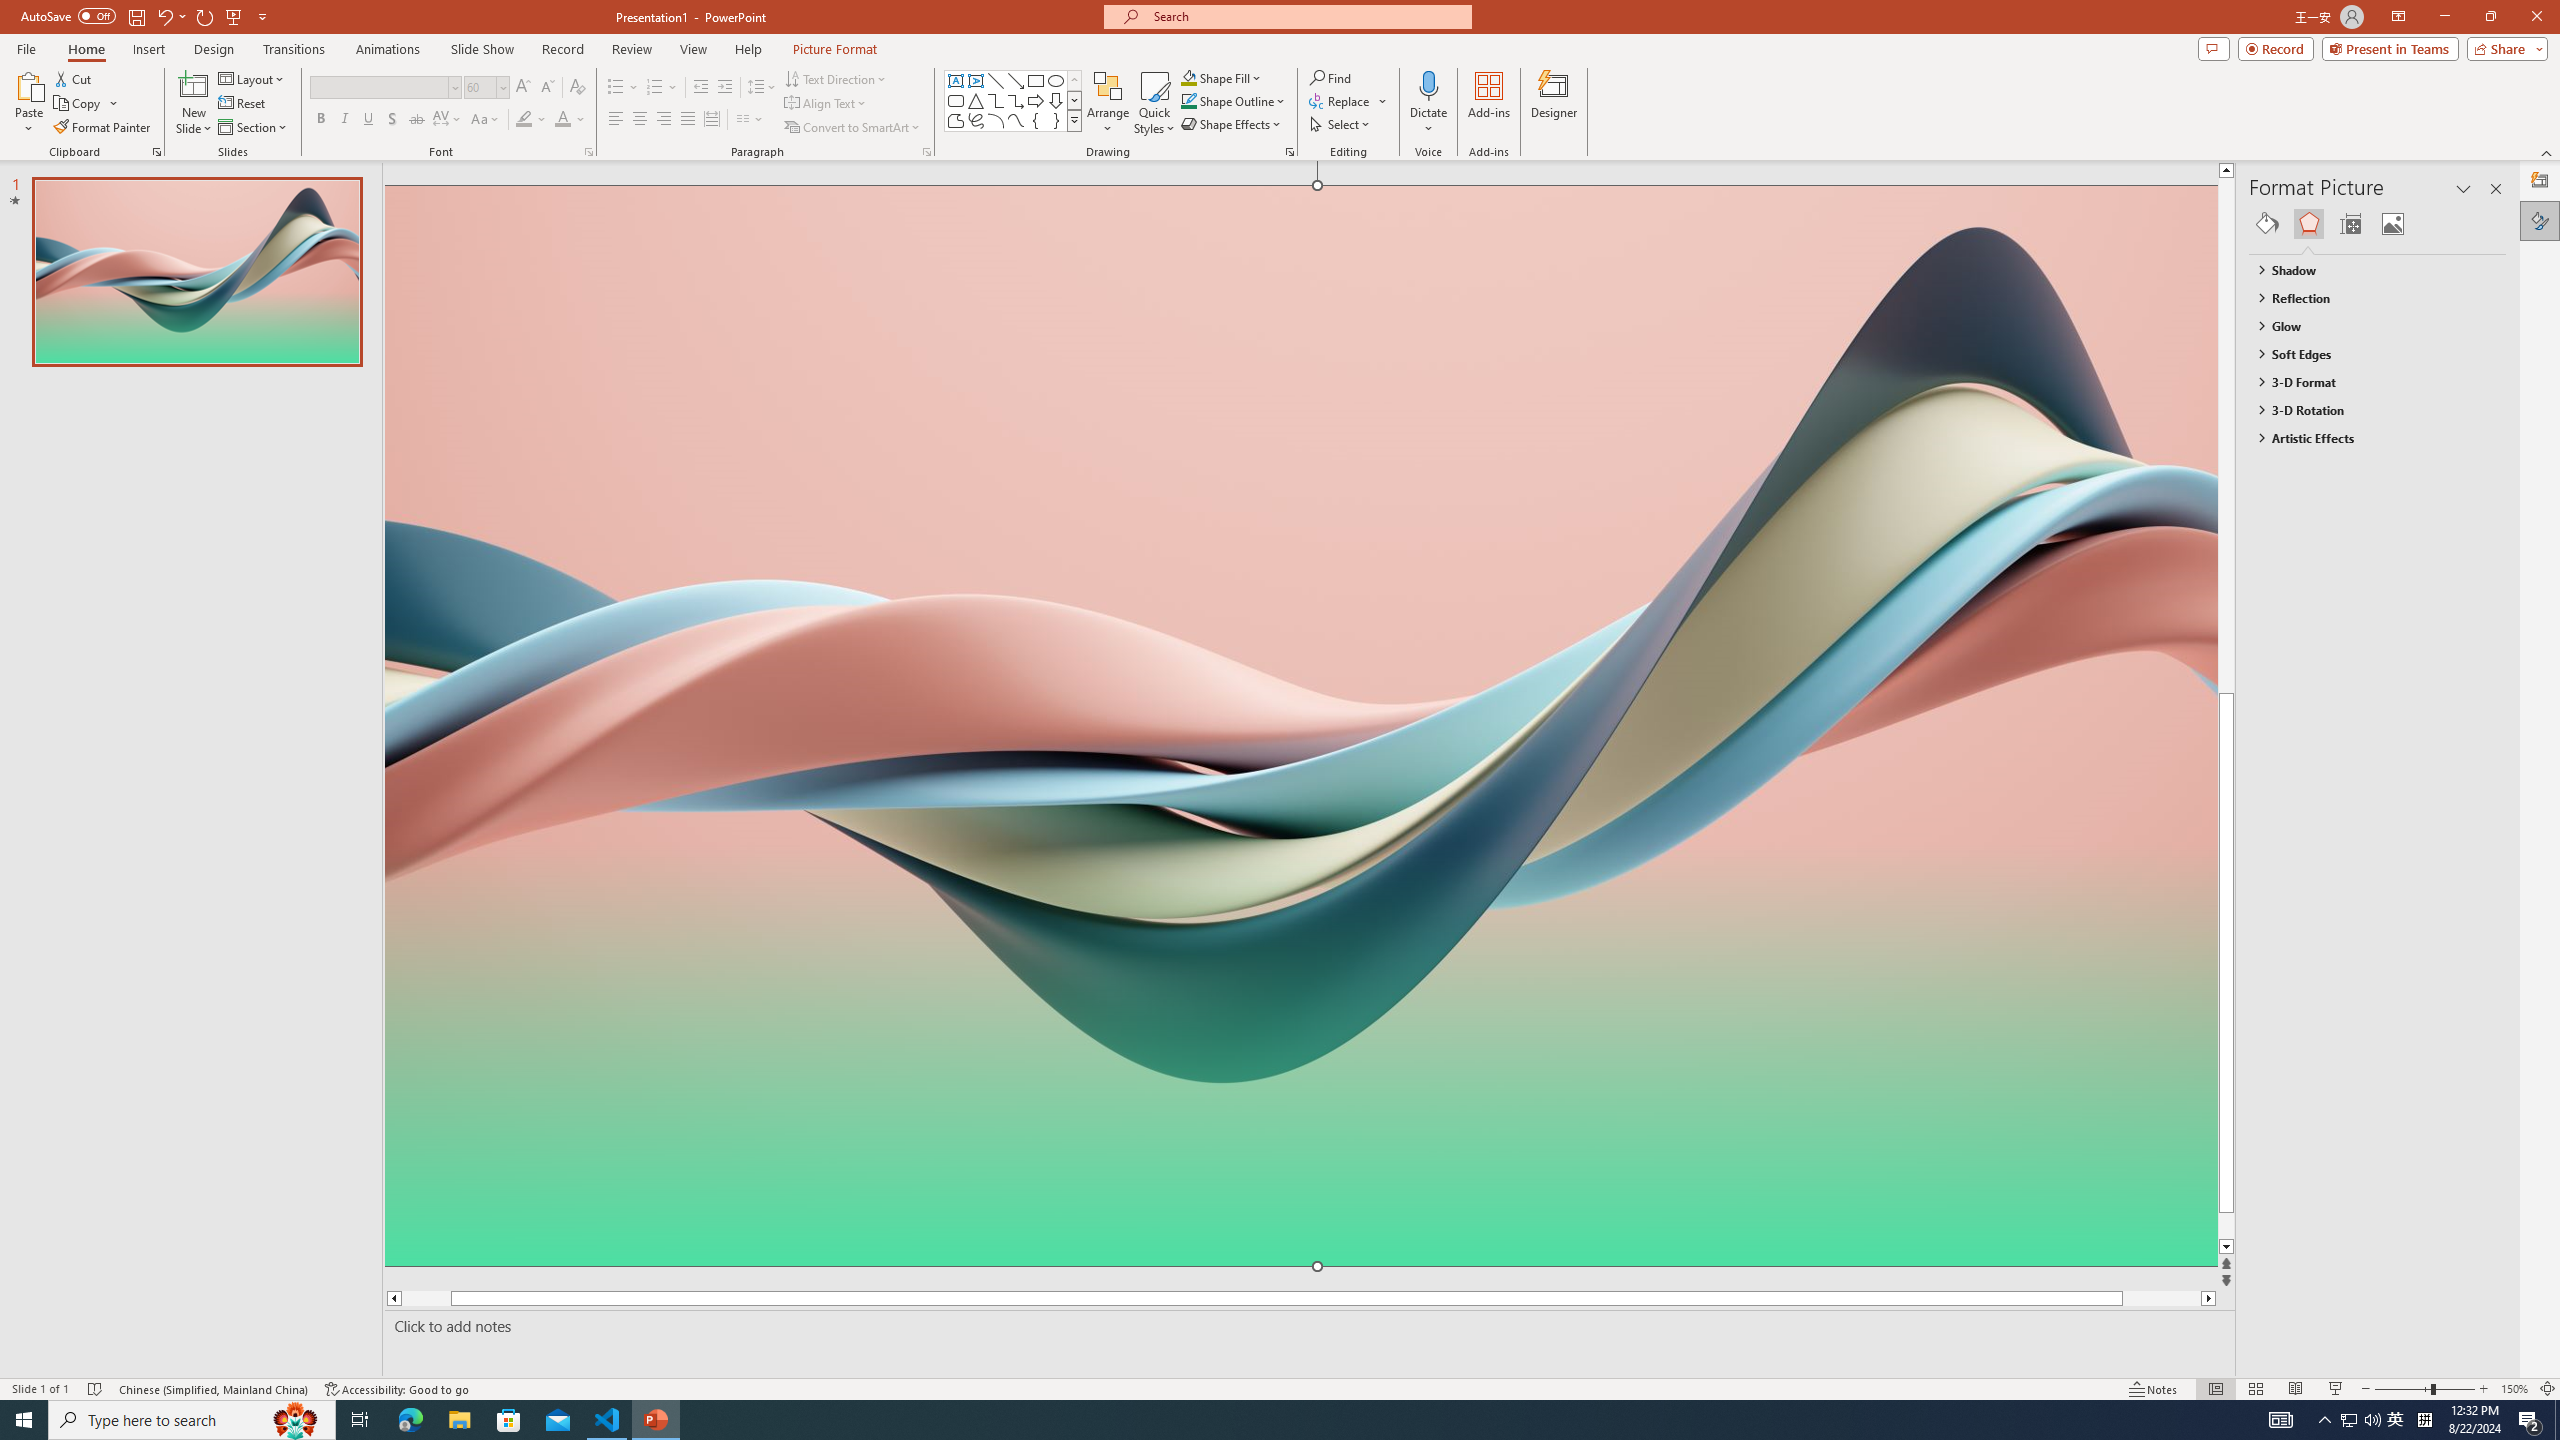 Image resolution: width=2560 pixels, height=1440 pixels. What do you see at coordinates (2295, 1389) in the screenshot?
I see `'Reading View'` at bounding box center [2295, 1389].